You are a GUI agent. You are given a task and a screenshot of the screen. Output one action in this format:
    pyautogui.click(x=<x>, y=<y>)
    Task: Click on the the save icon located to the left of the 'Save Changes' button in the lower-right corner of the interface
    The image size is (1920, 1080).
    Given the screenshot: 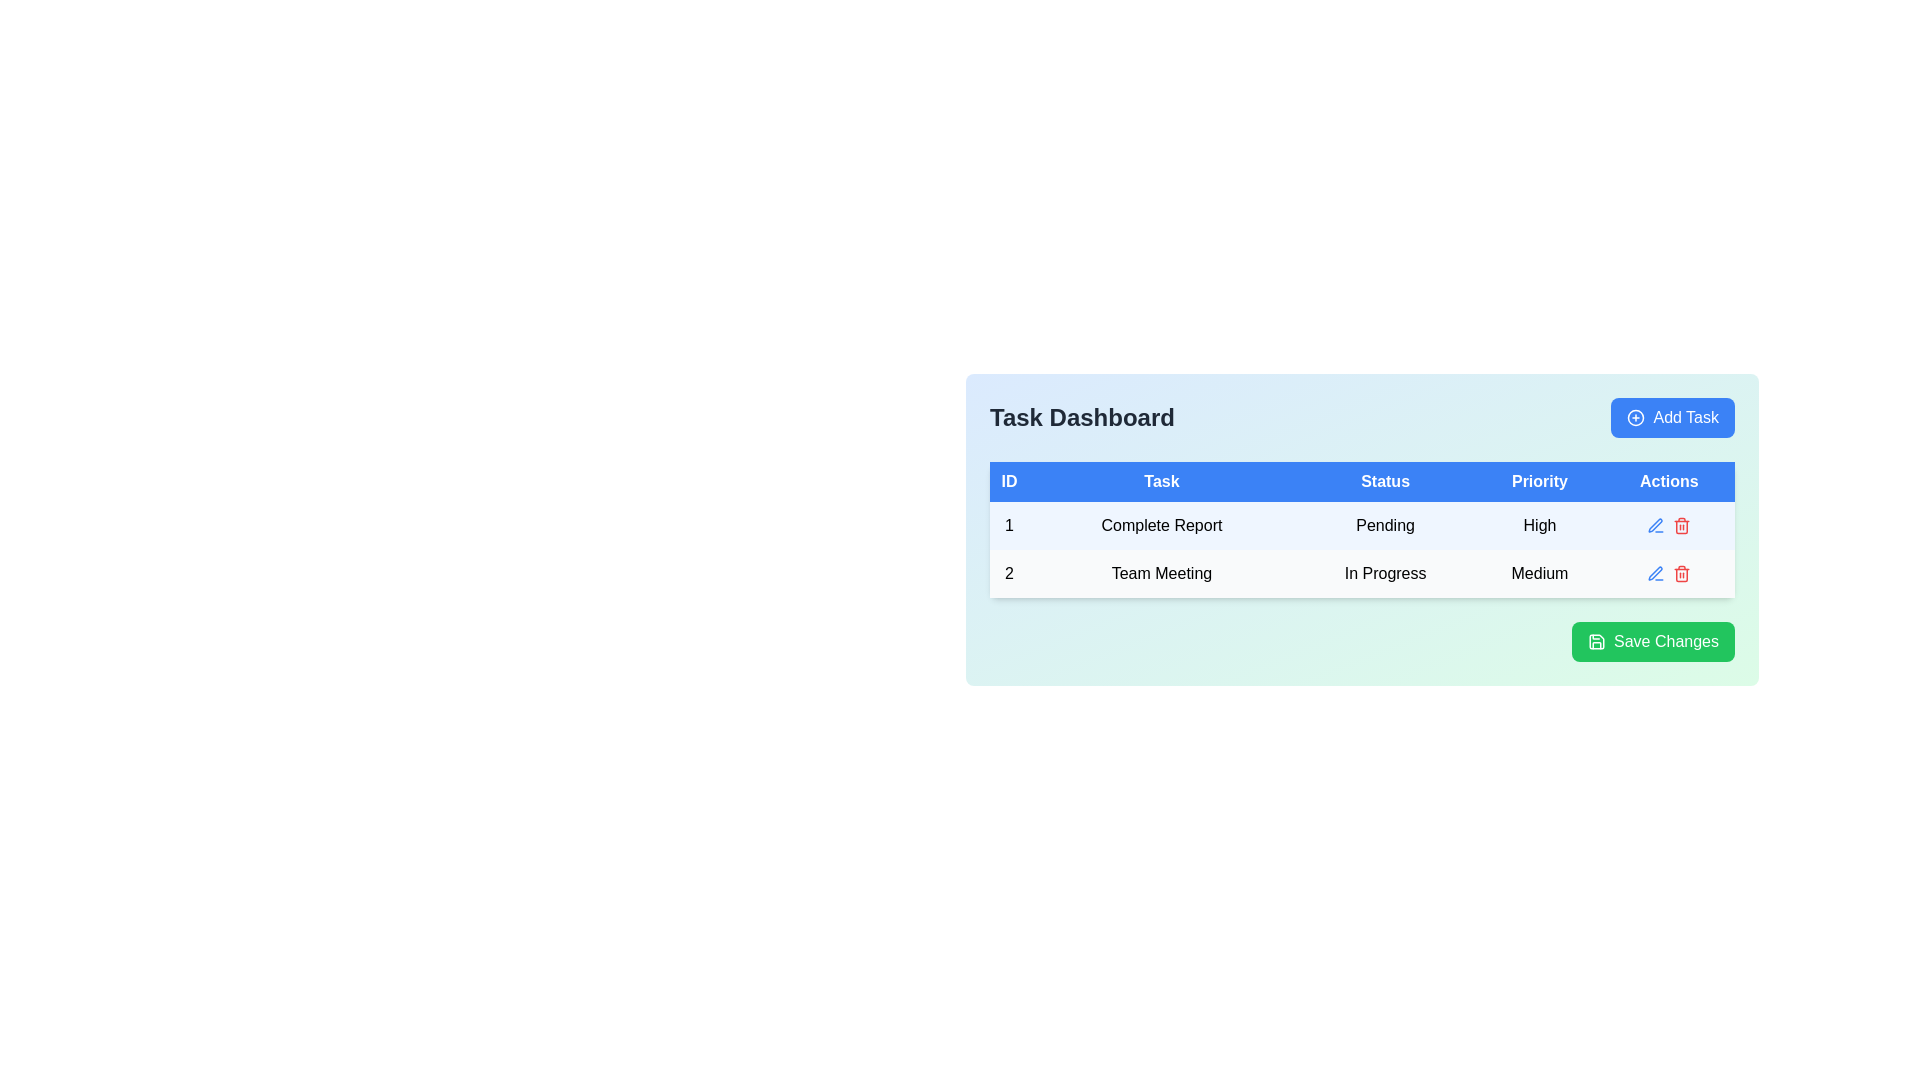 What is the action you would take?
    pyautogui.click(x=1596, y=641)
    